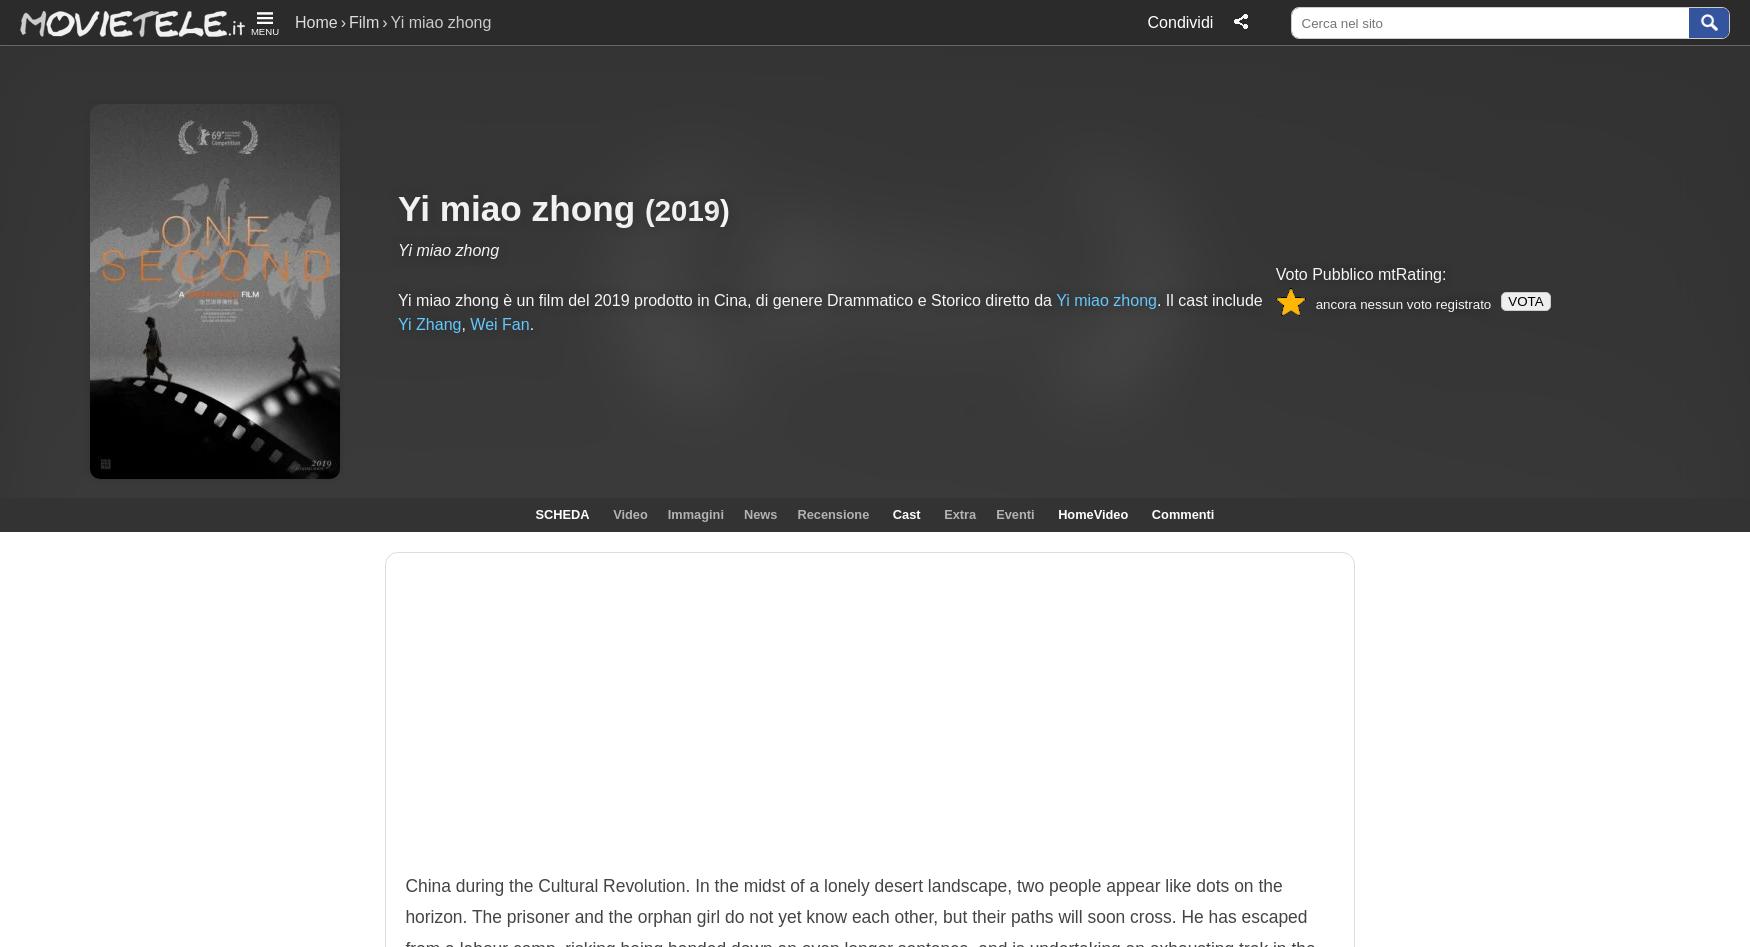 The height and width of the screenshot is (947, 1750). What do you see at coordinates (499, 322) in the screenshot?
I see `'Wei Fan'` at bounding box center [499, 322].